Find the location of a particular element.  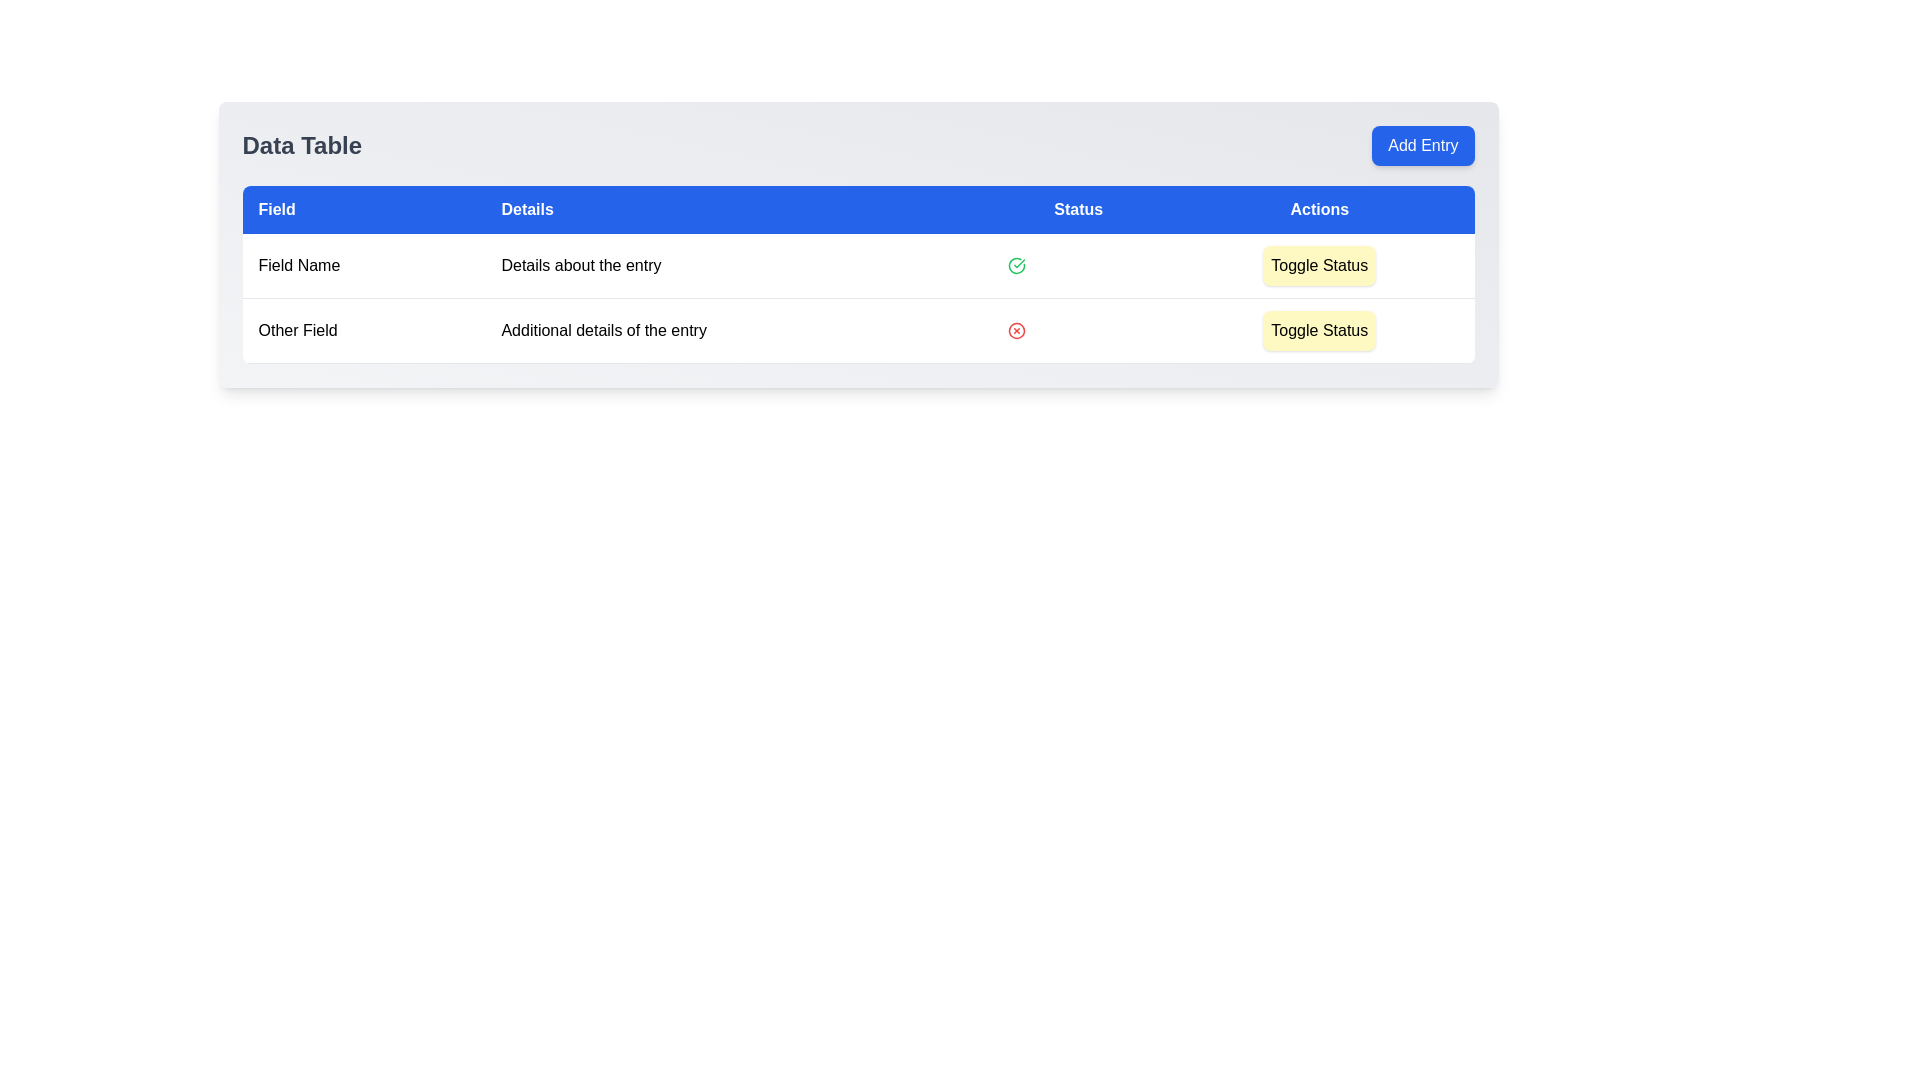

the 'Toggle Status' button, which is a rectangular button with rounded corners, a yellow background, and black text, located in the 'Actions' column of the top row in a table is located at coordinates (1319, 265).